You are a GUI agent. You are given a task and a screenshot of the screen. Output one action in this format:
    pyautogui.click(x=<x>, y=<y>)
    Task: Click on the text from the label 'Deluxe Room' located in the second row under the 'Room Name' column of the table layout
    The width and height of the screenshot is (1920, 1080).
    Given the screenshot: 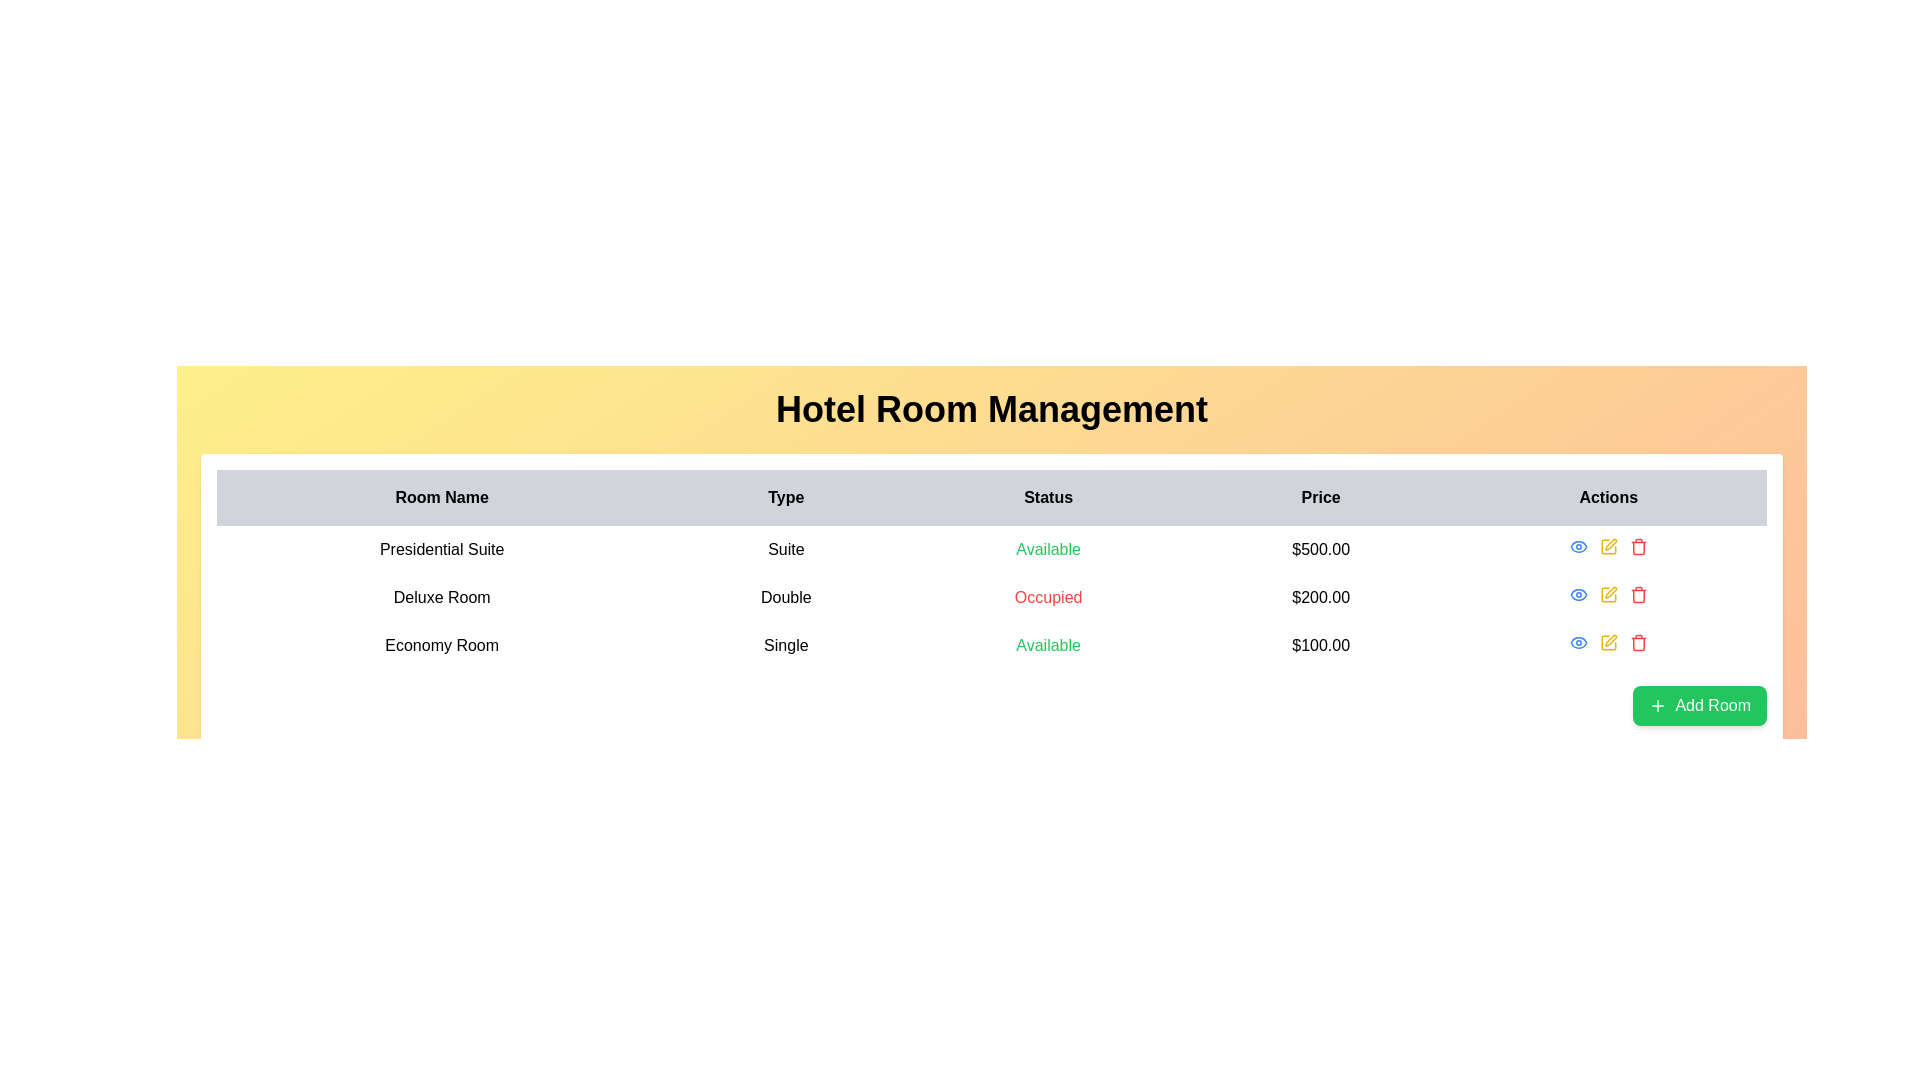 What is the action you would take?
    pyautogui.click(x=441, y=596)
    